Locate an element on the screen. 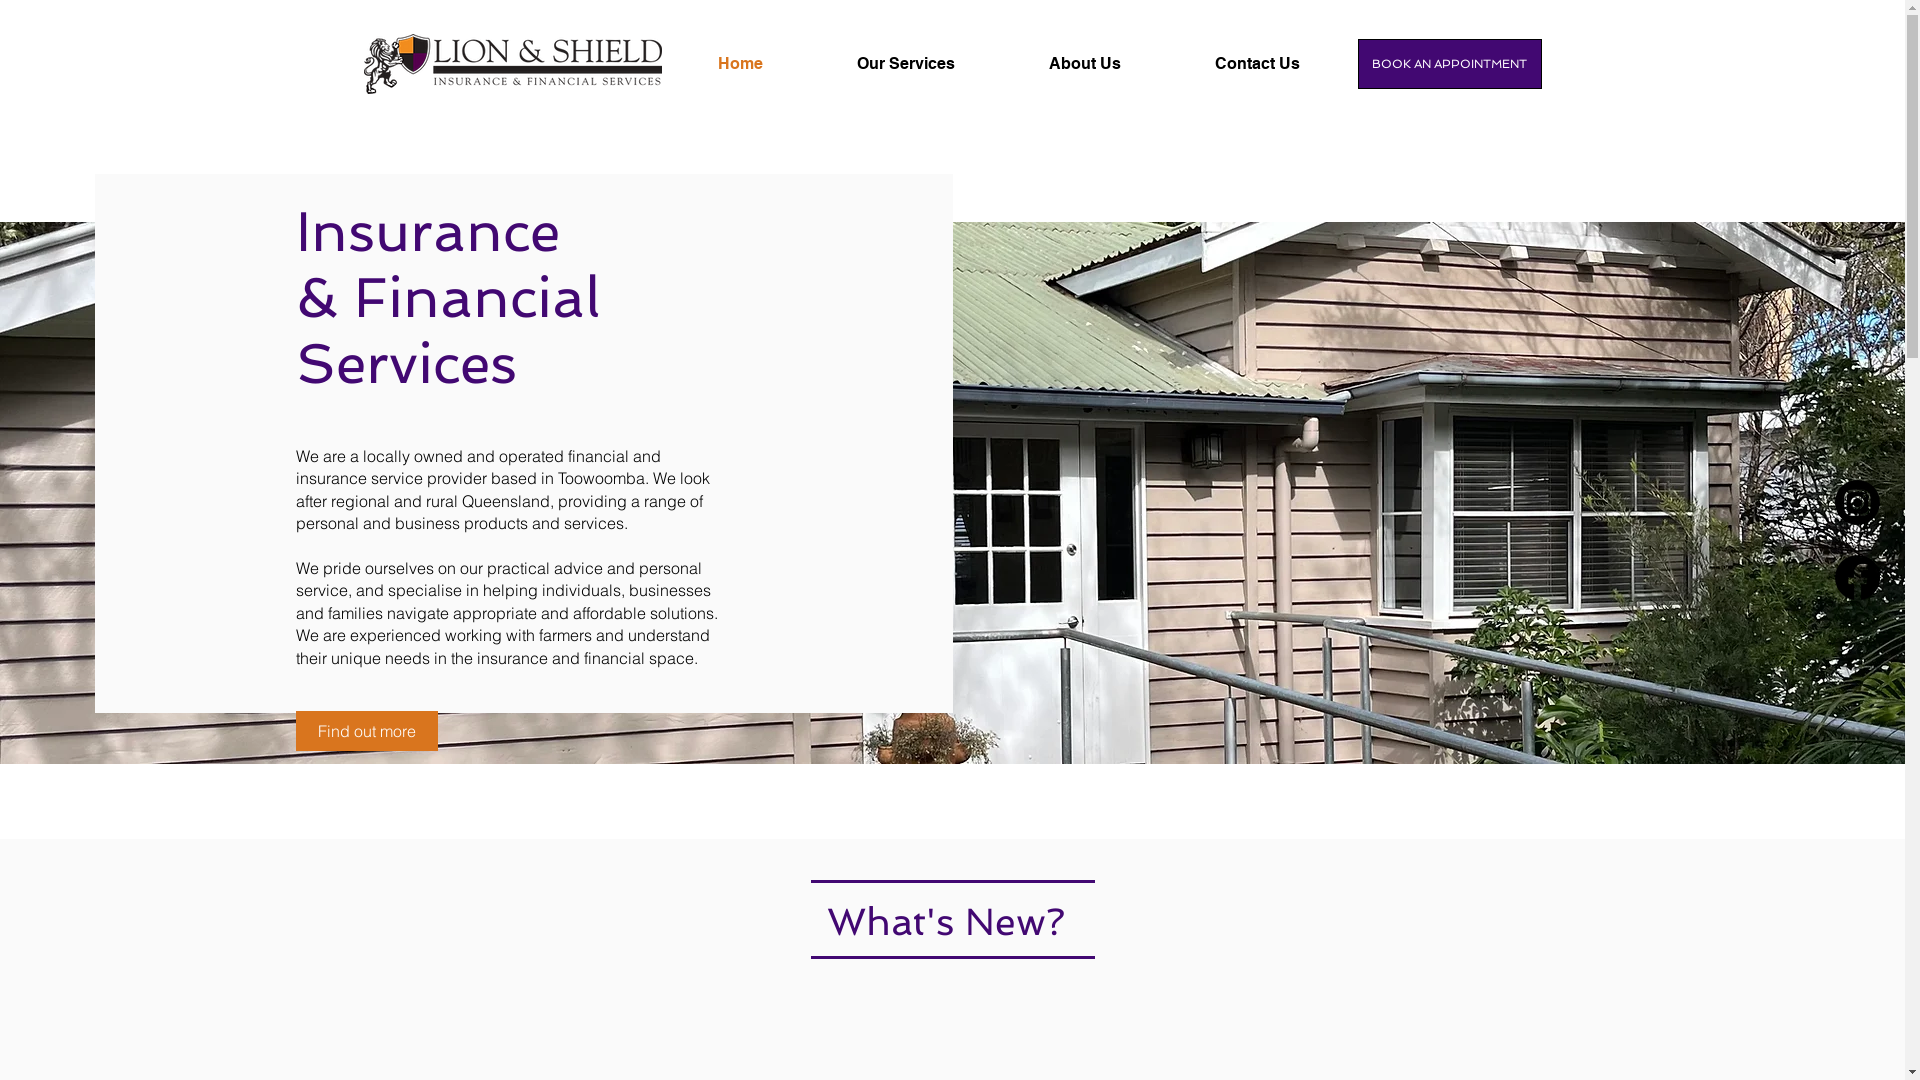 This screenshot has width=1920, height=1080. 'Our Services' is located at coordinates (936, 63).